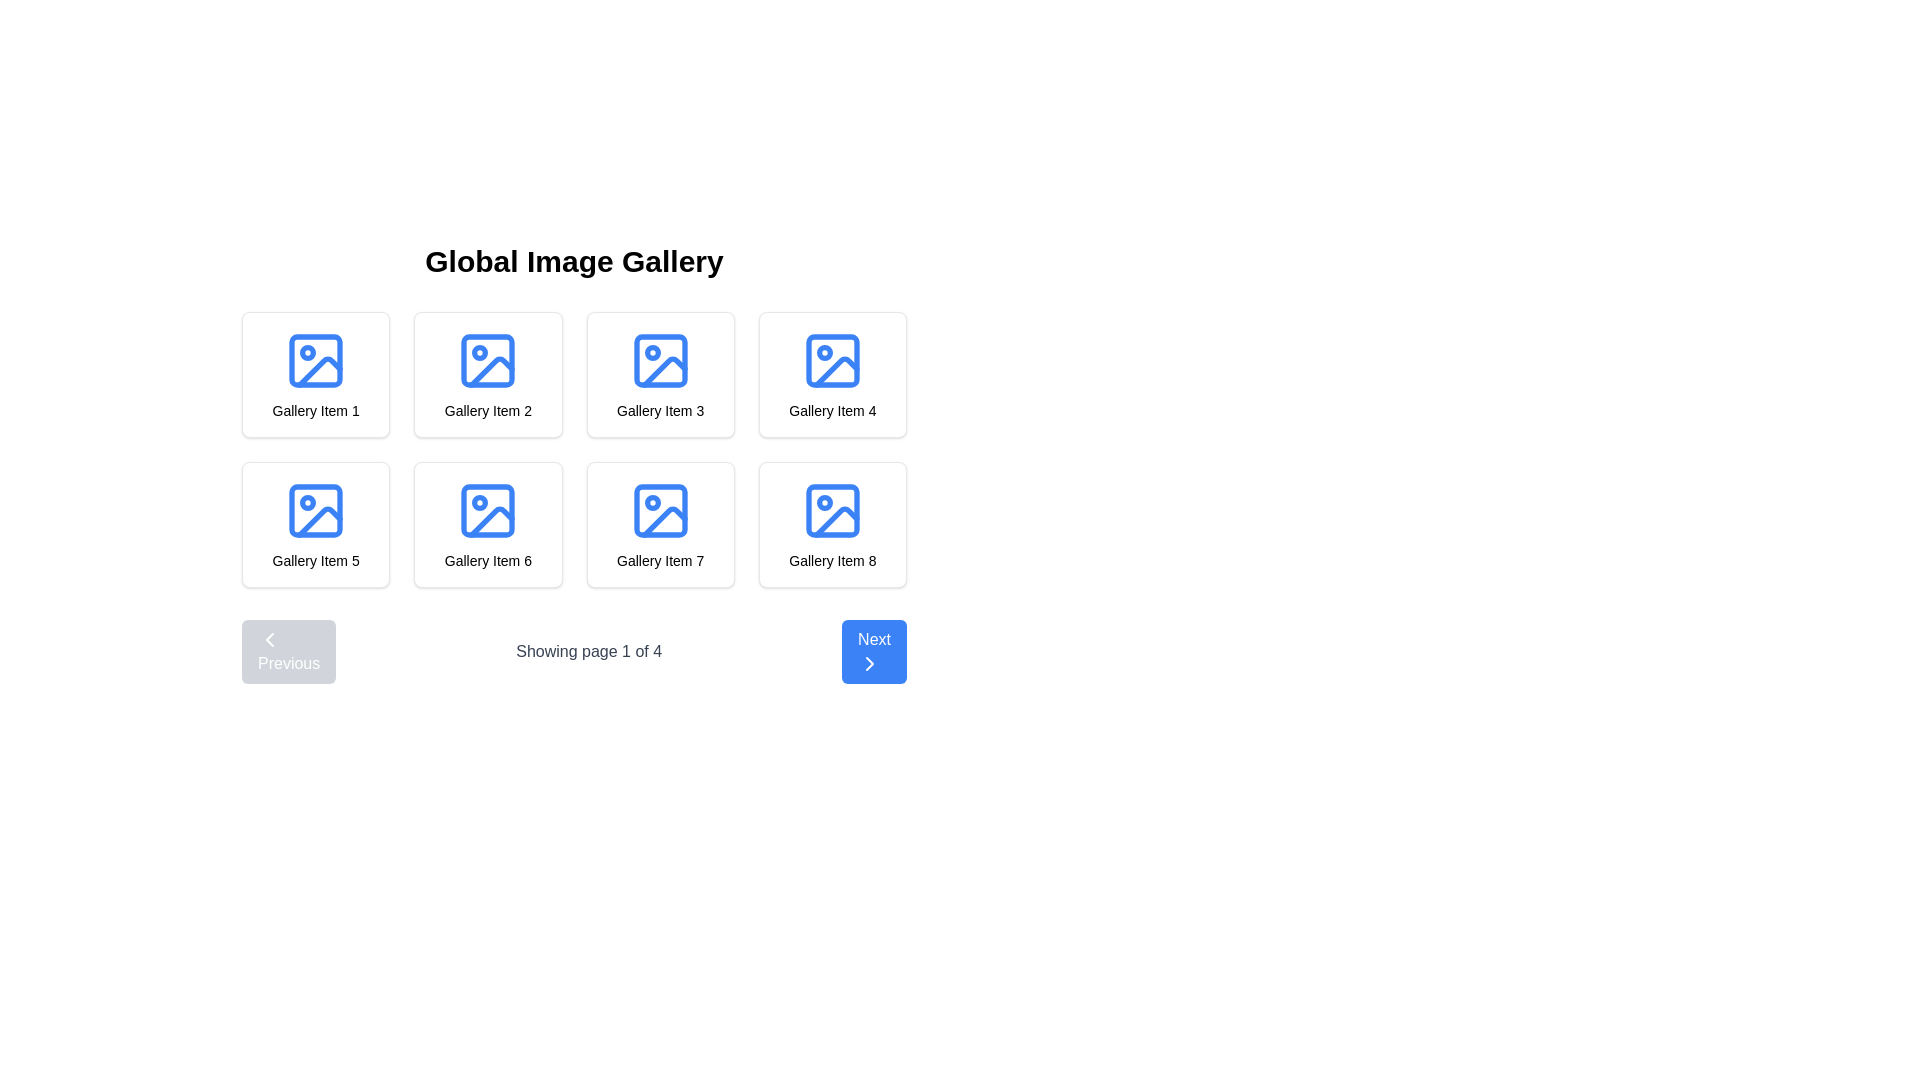  I want to click on the decorative graphical element located in the fifth item of the gallery grid, positioned in the second row, which visually distinguishes the gallery item, so click(315, 509).